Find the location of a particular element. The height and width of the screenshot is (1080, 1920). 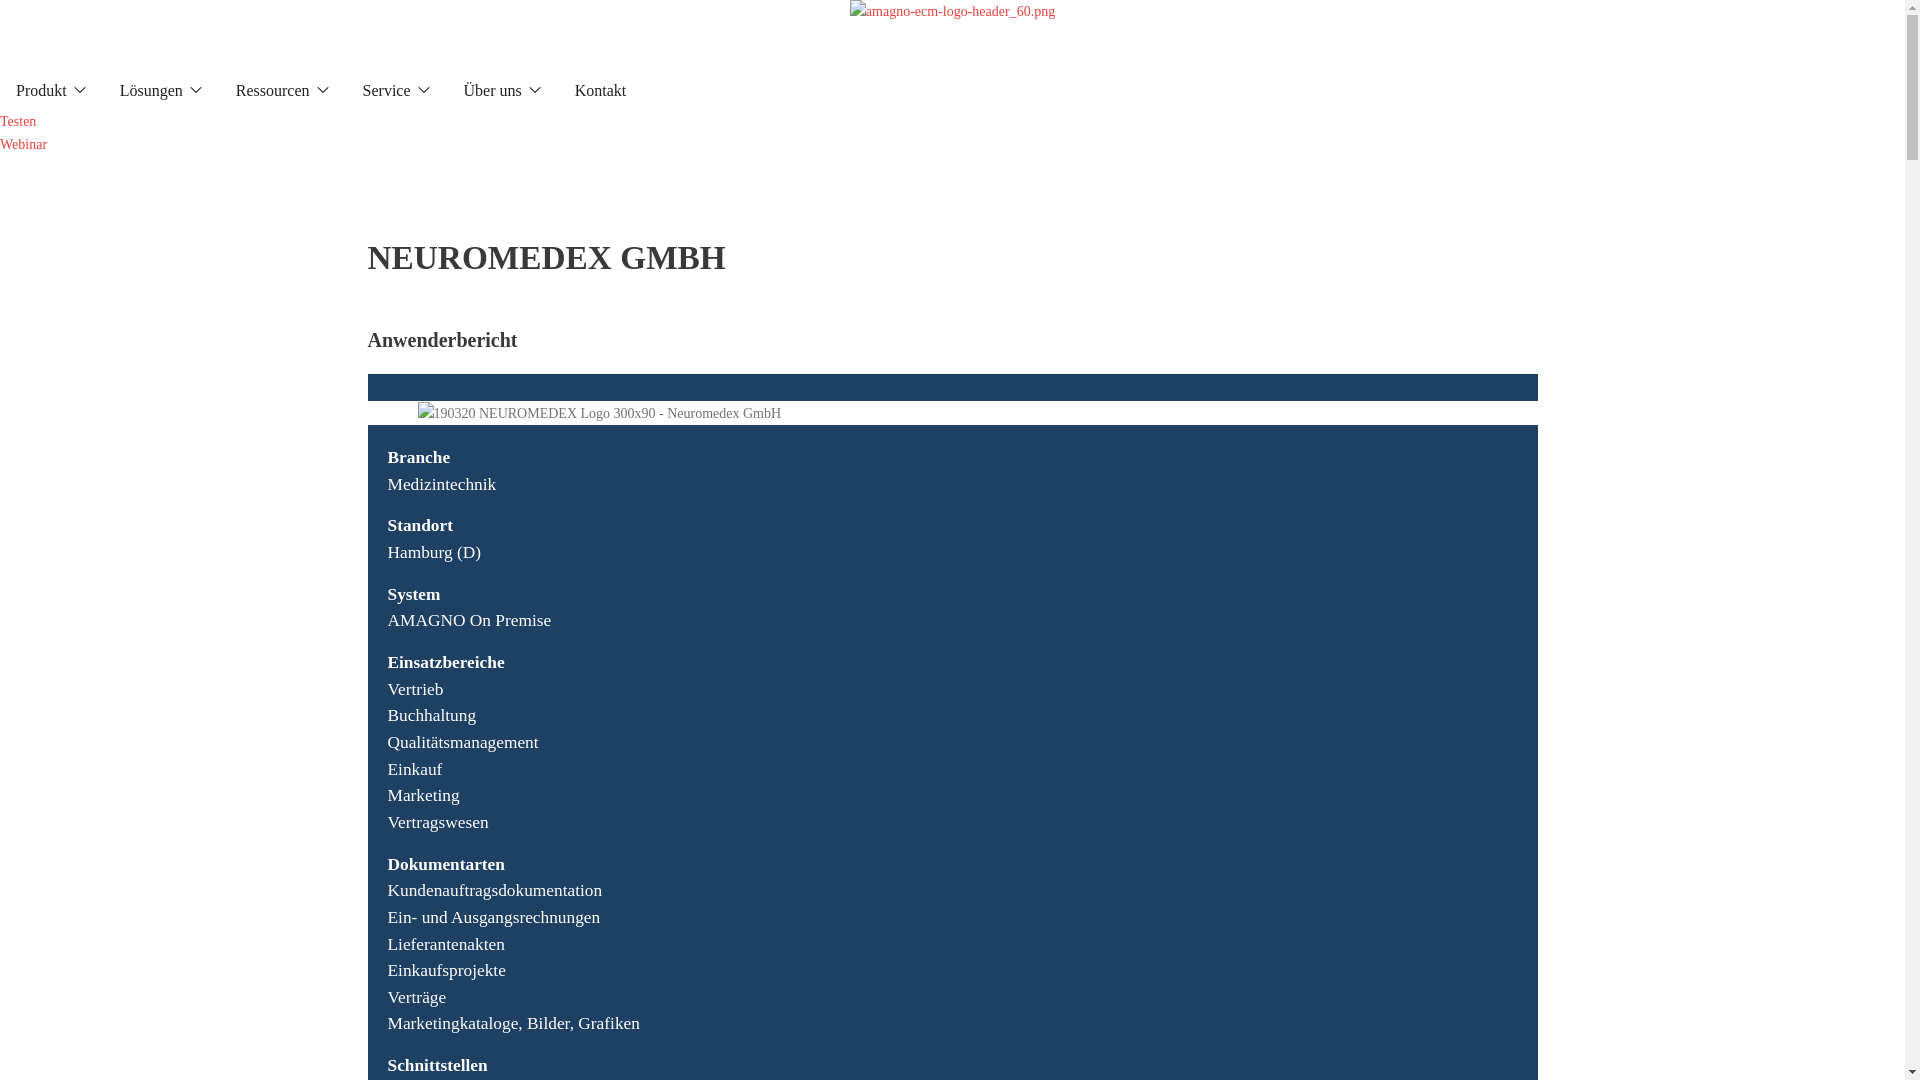

'Kontakt' is located at coordinates (599, 90).